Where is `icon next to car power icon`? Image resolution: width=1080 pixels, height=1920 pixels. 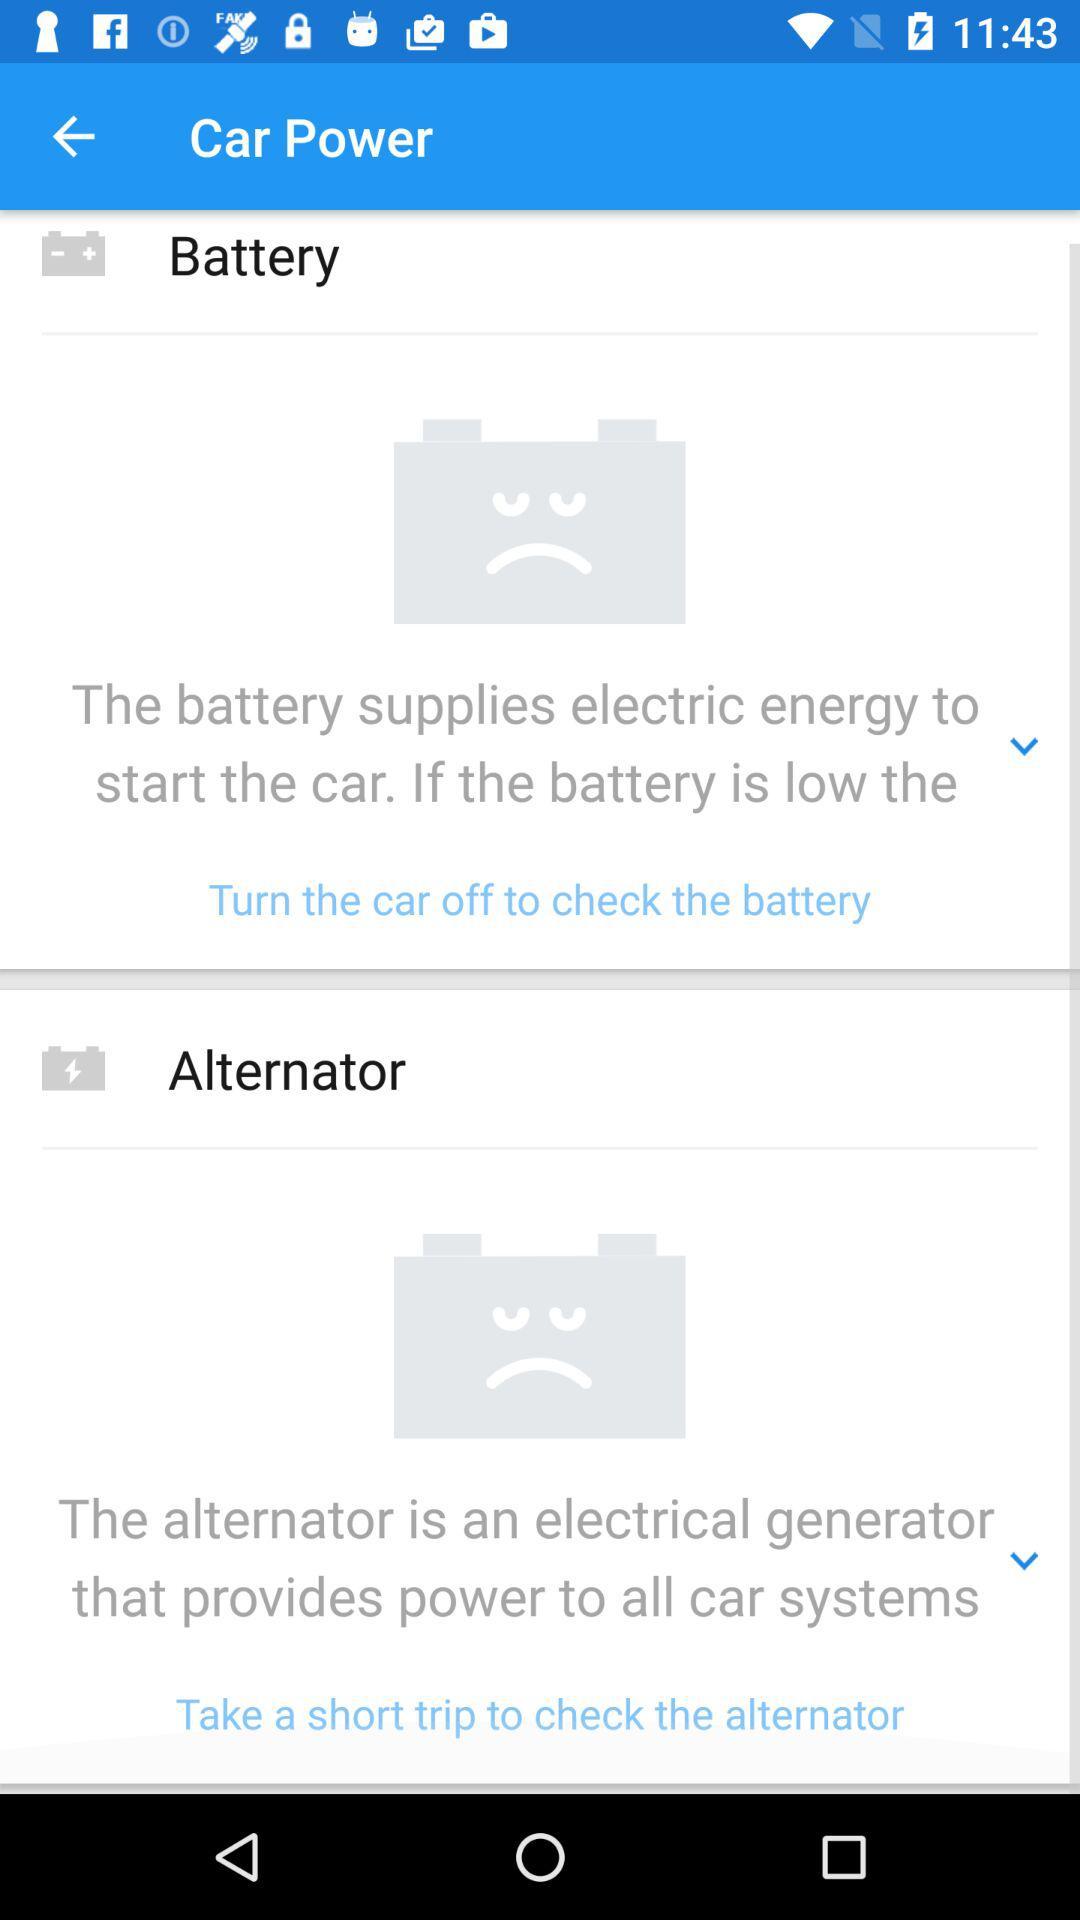 icon next to car power icon is located at coordinates (72, 135).